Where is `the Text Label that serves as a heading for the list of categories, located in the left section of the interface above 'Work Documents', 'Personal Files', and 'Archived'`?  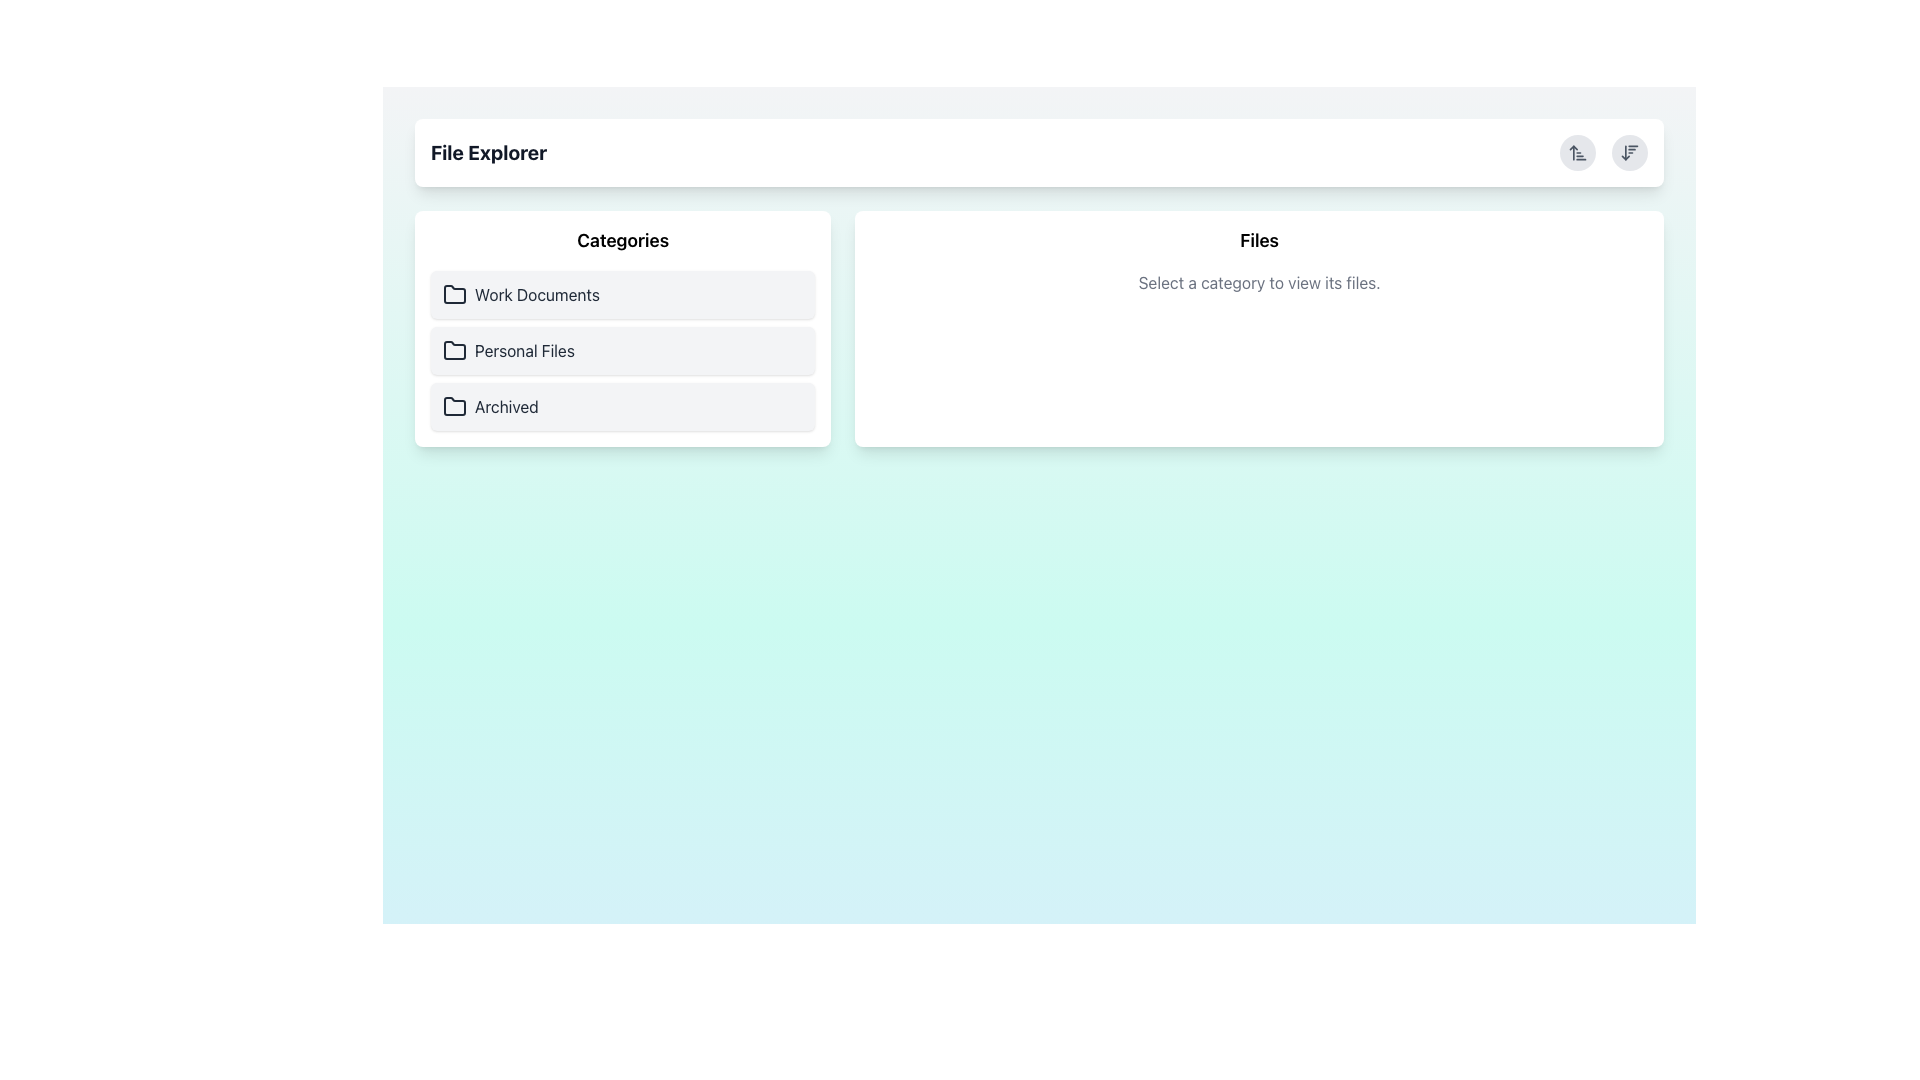
the Text Label that serves as a heading for the list of categories, located in the left section of the interface above 'Work Documents', 'Personal Files', and 'Archived' is located at coordinates (622, 239).